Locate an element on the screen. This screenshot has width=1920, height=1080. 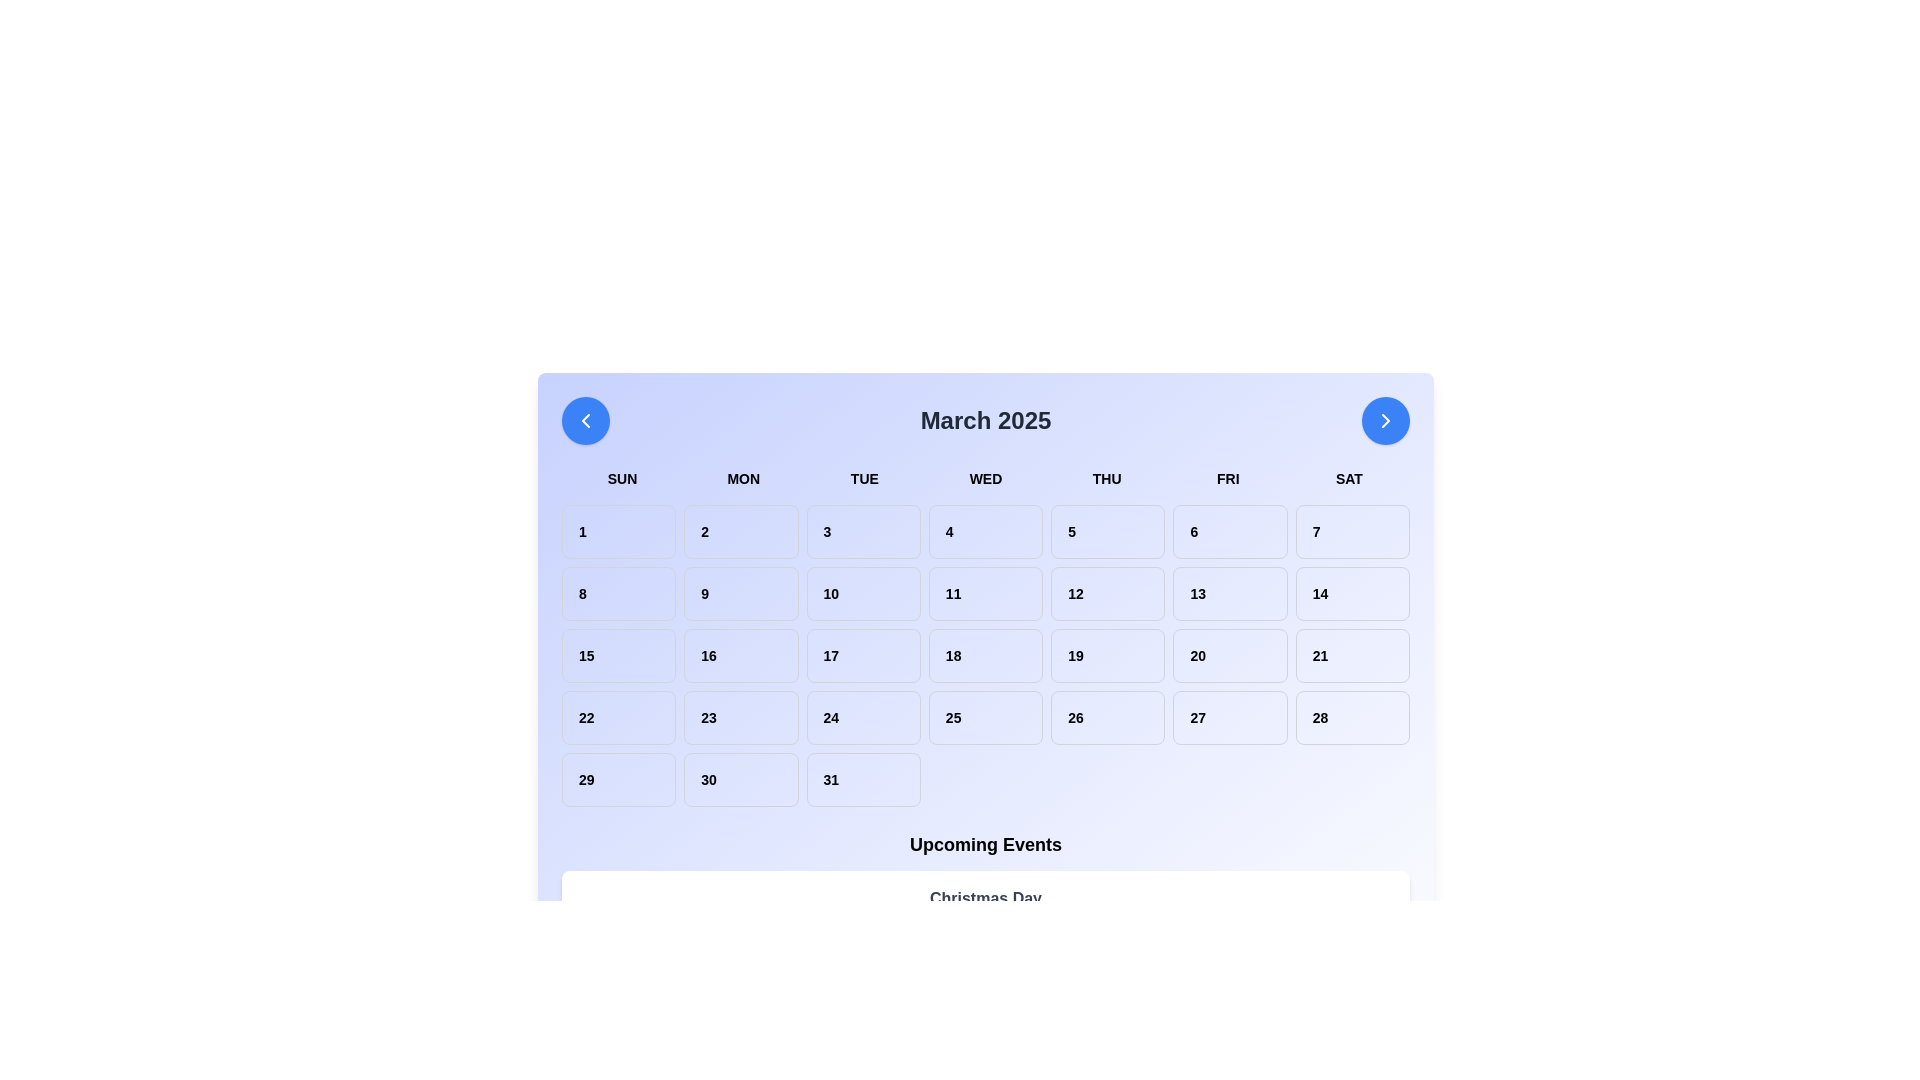
the button labeled '11' is located at coordinates (985, 593).